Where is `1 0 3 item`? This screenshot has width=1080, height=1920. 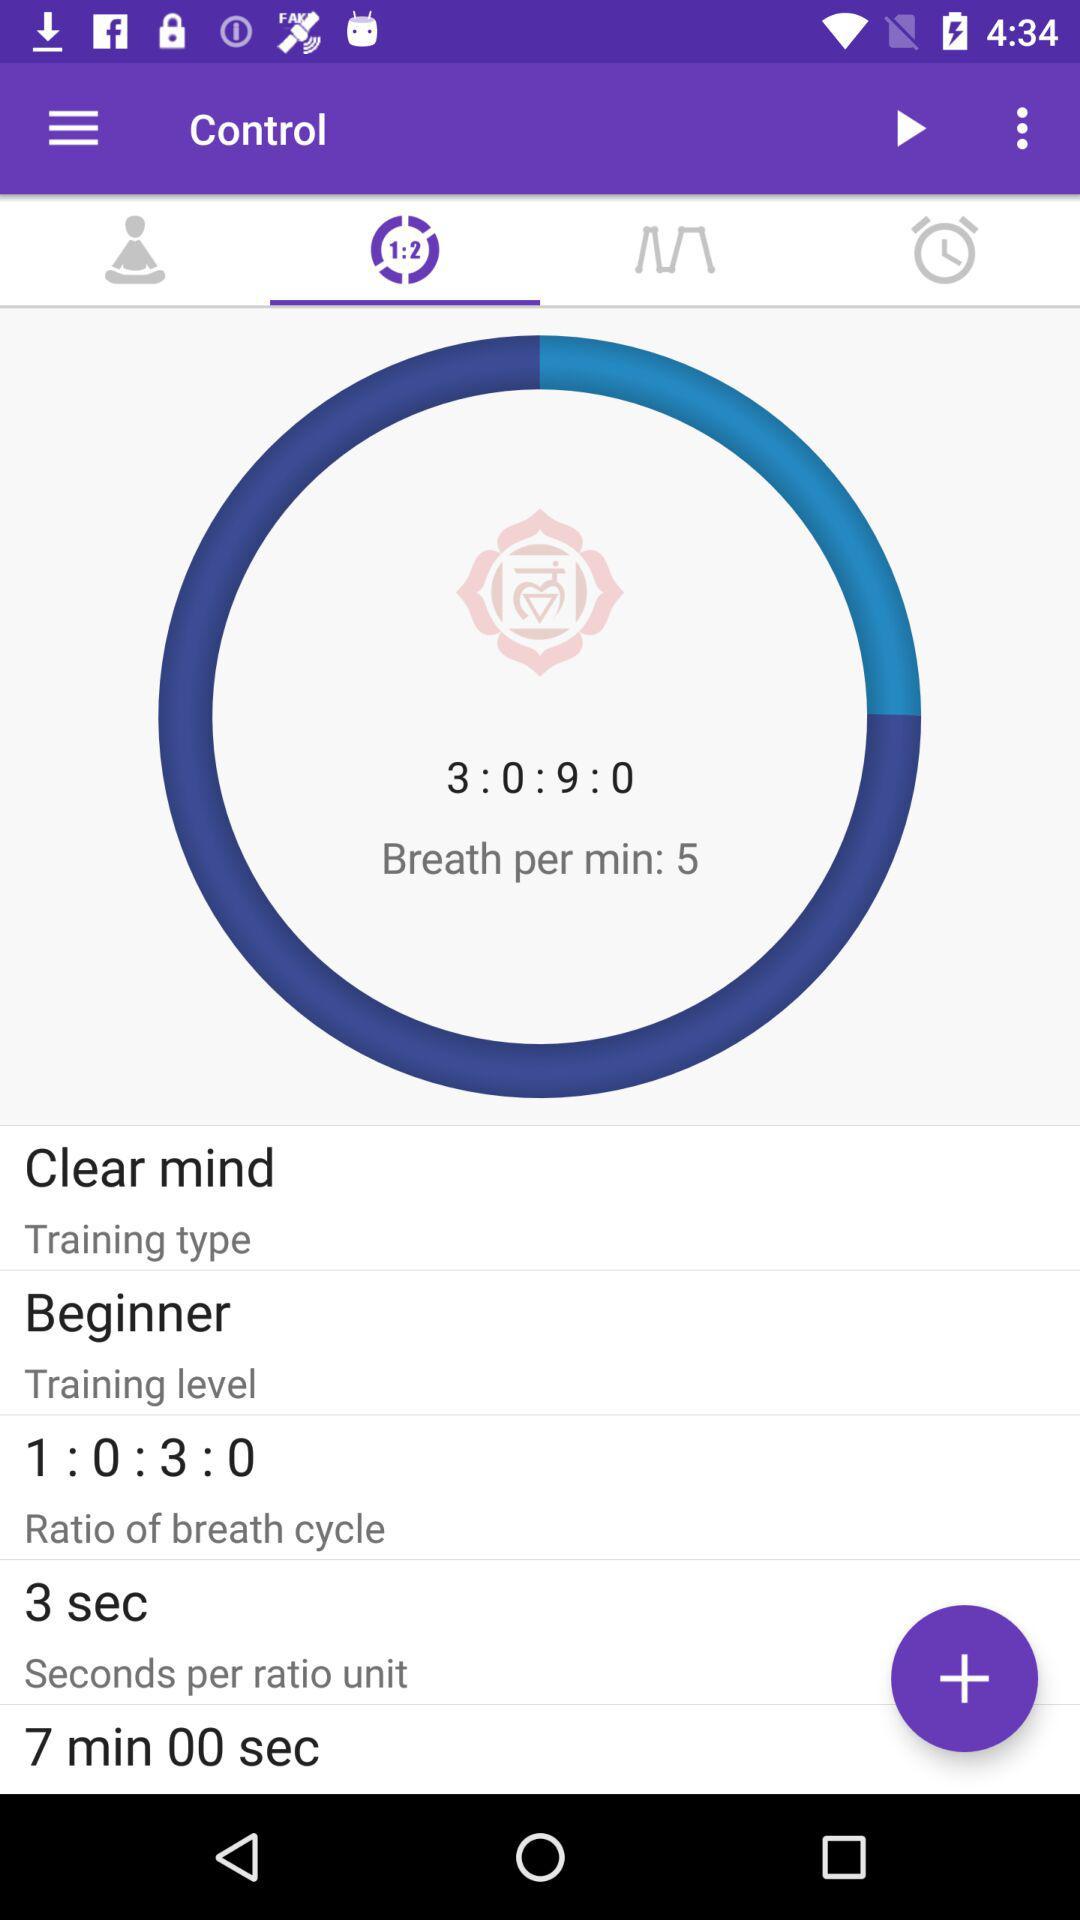 1 0 3 item is located at coordinates (540, 1455).